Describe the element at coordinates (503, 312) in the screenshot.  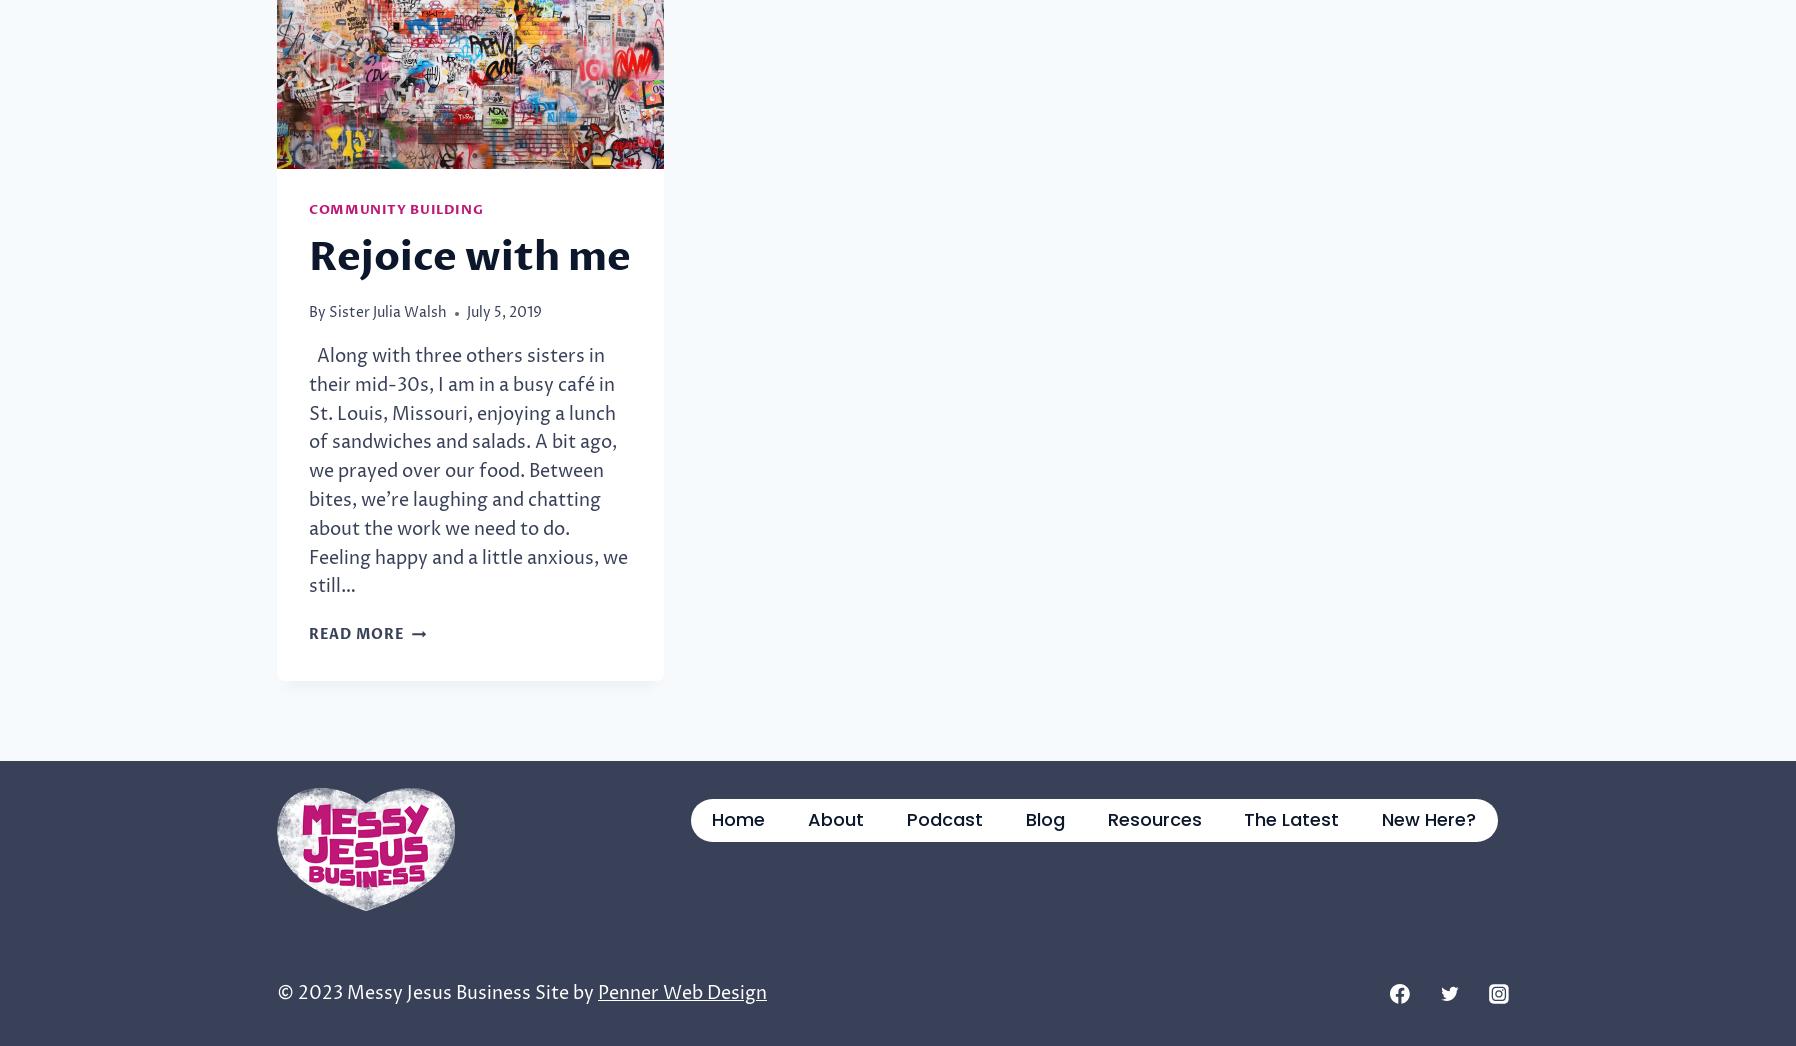
I see `'July 5, 2019'` at that location.